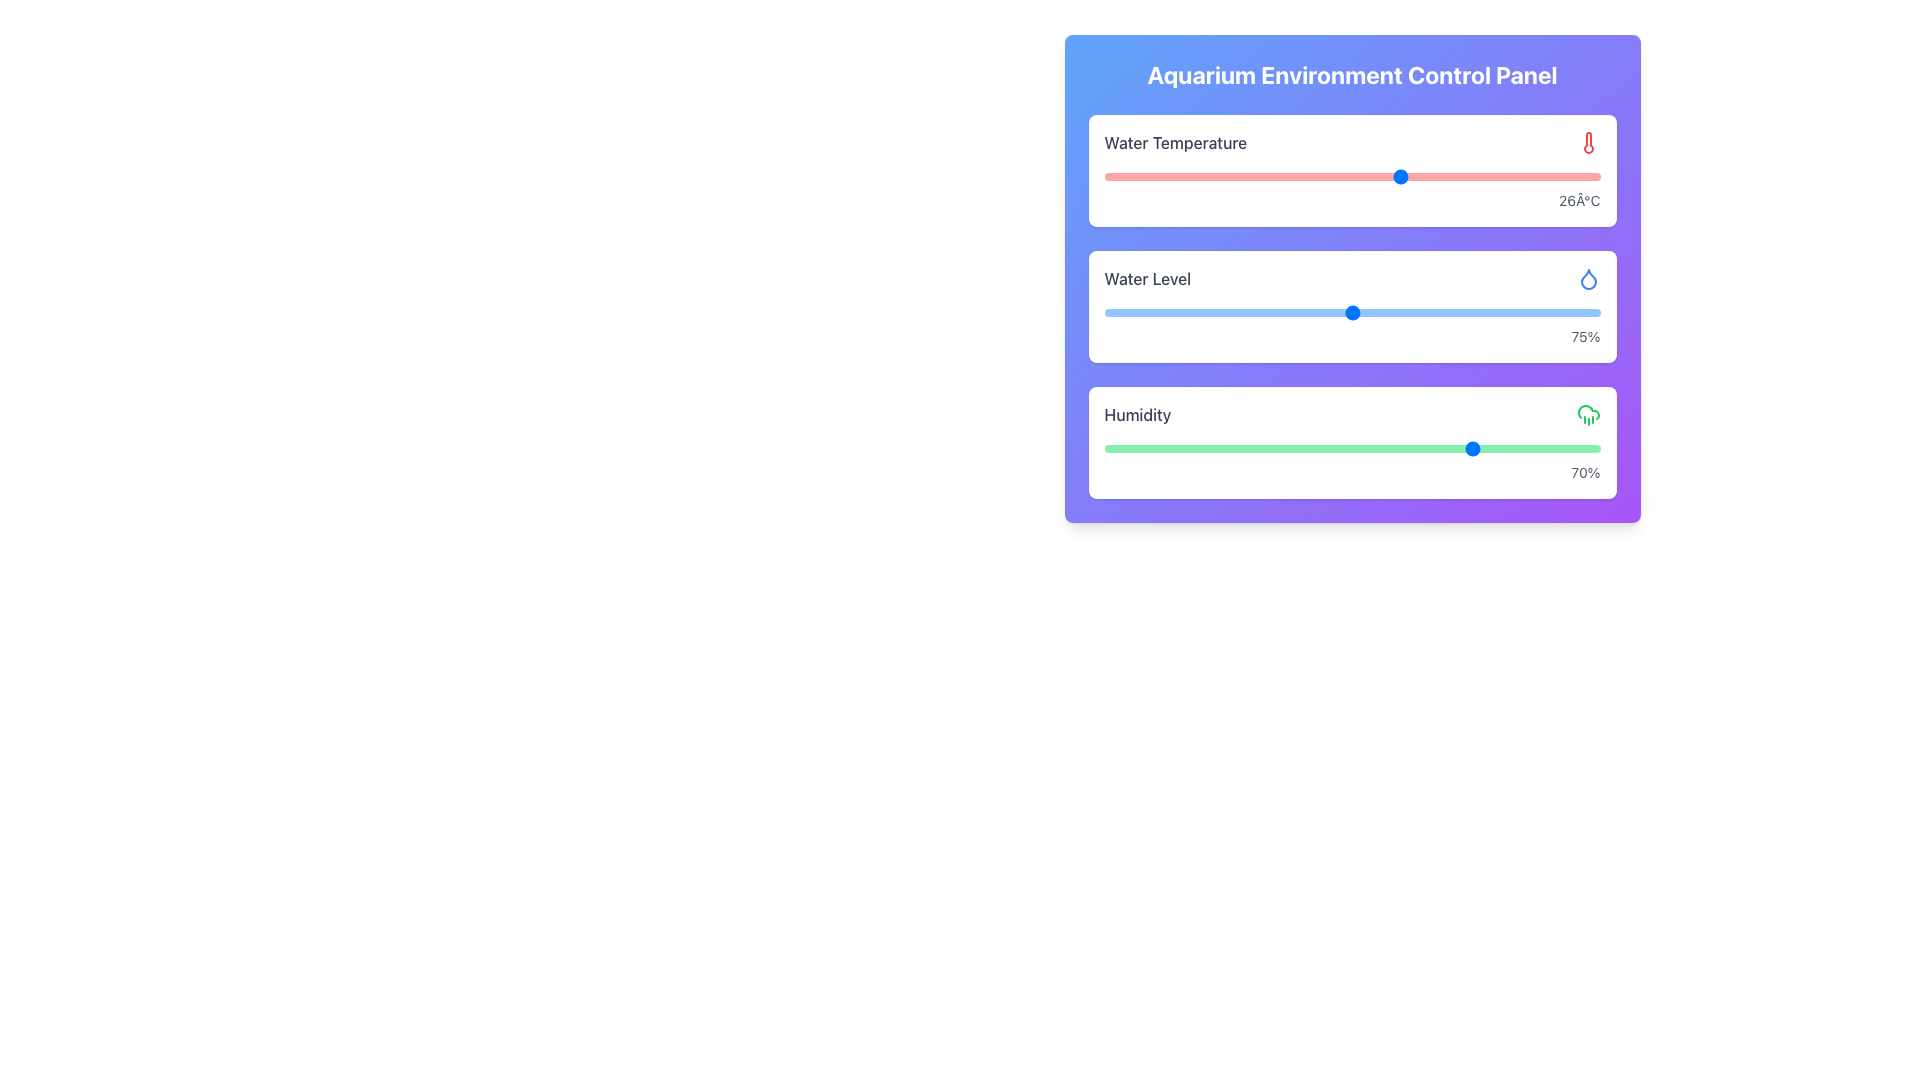 The height and width of the screenshot is (1080, 1920). What do you see at coordinates (1113, 312) in the screenshot?
I see `water level` at bounding box center [1113, 312].